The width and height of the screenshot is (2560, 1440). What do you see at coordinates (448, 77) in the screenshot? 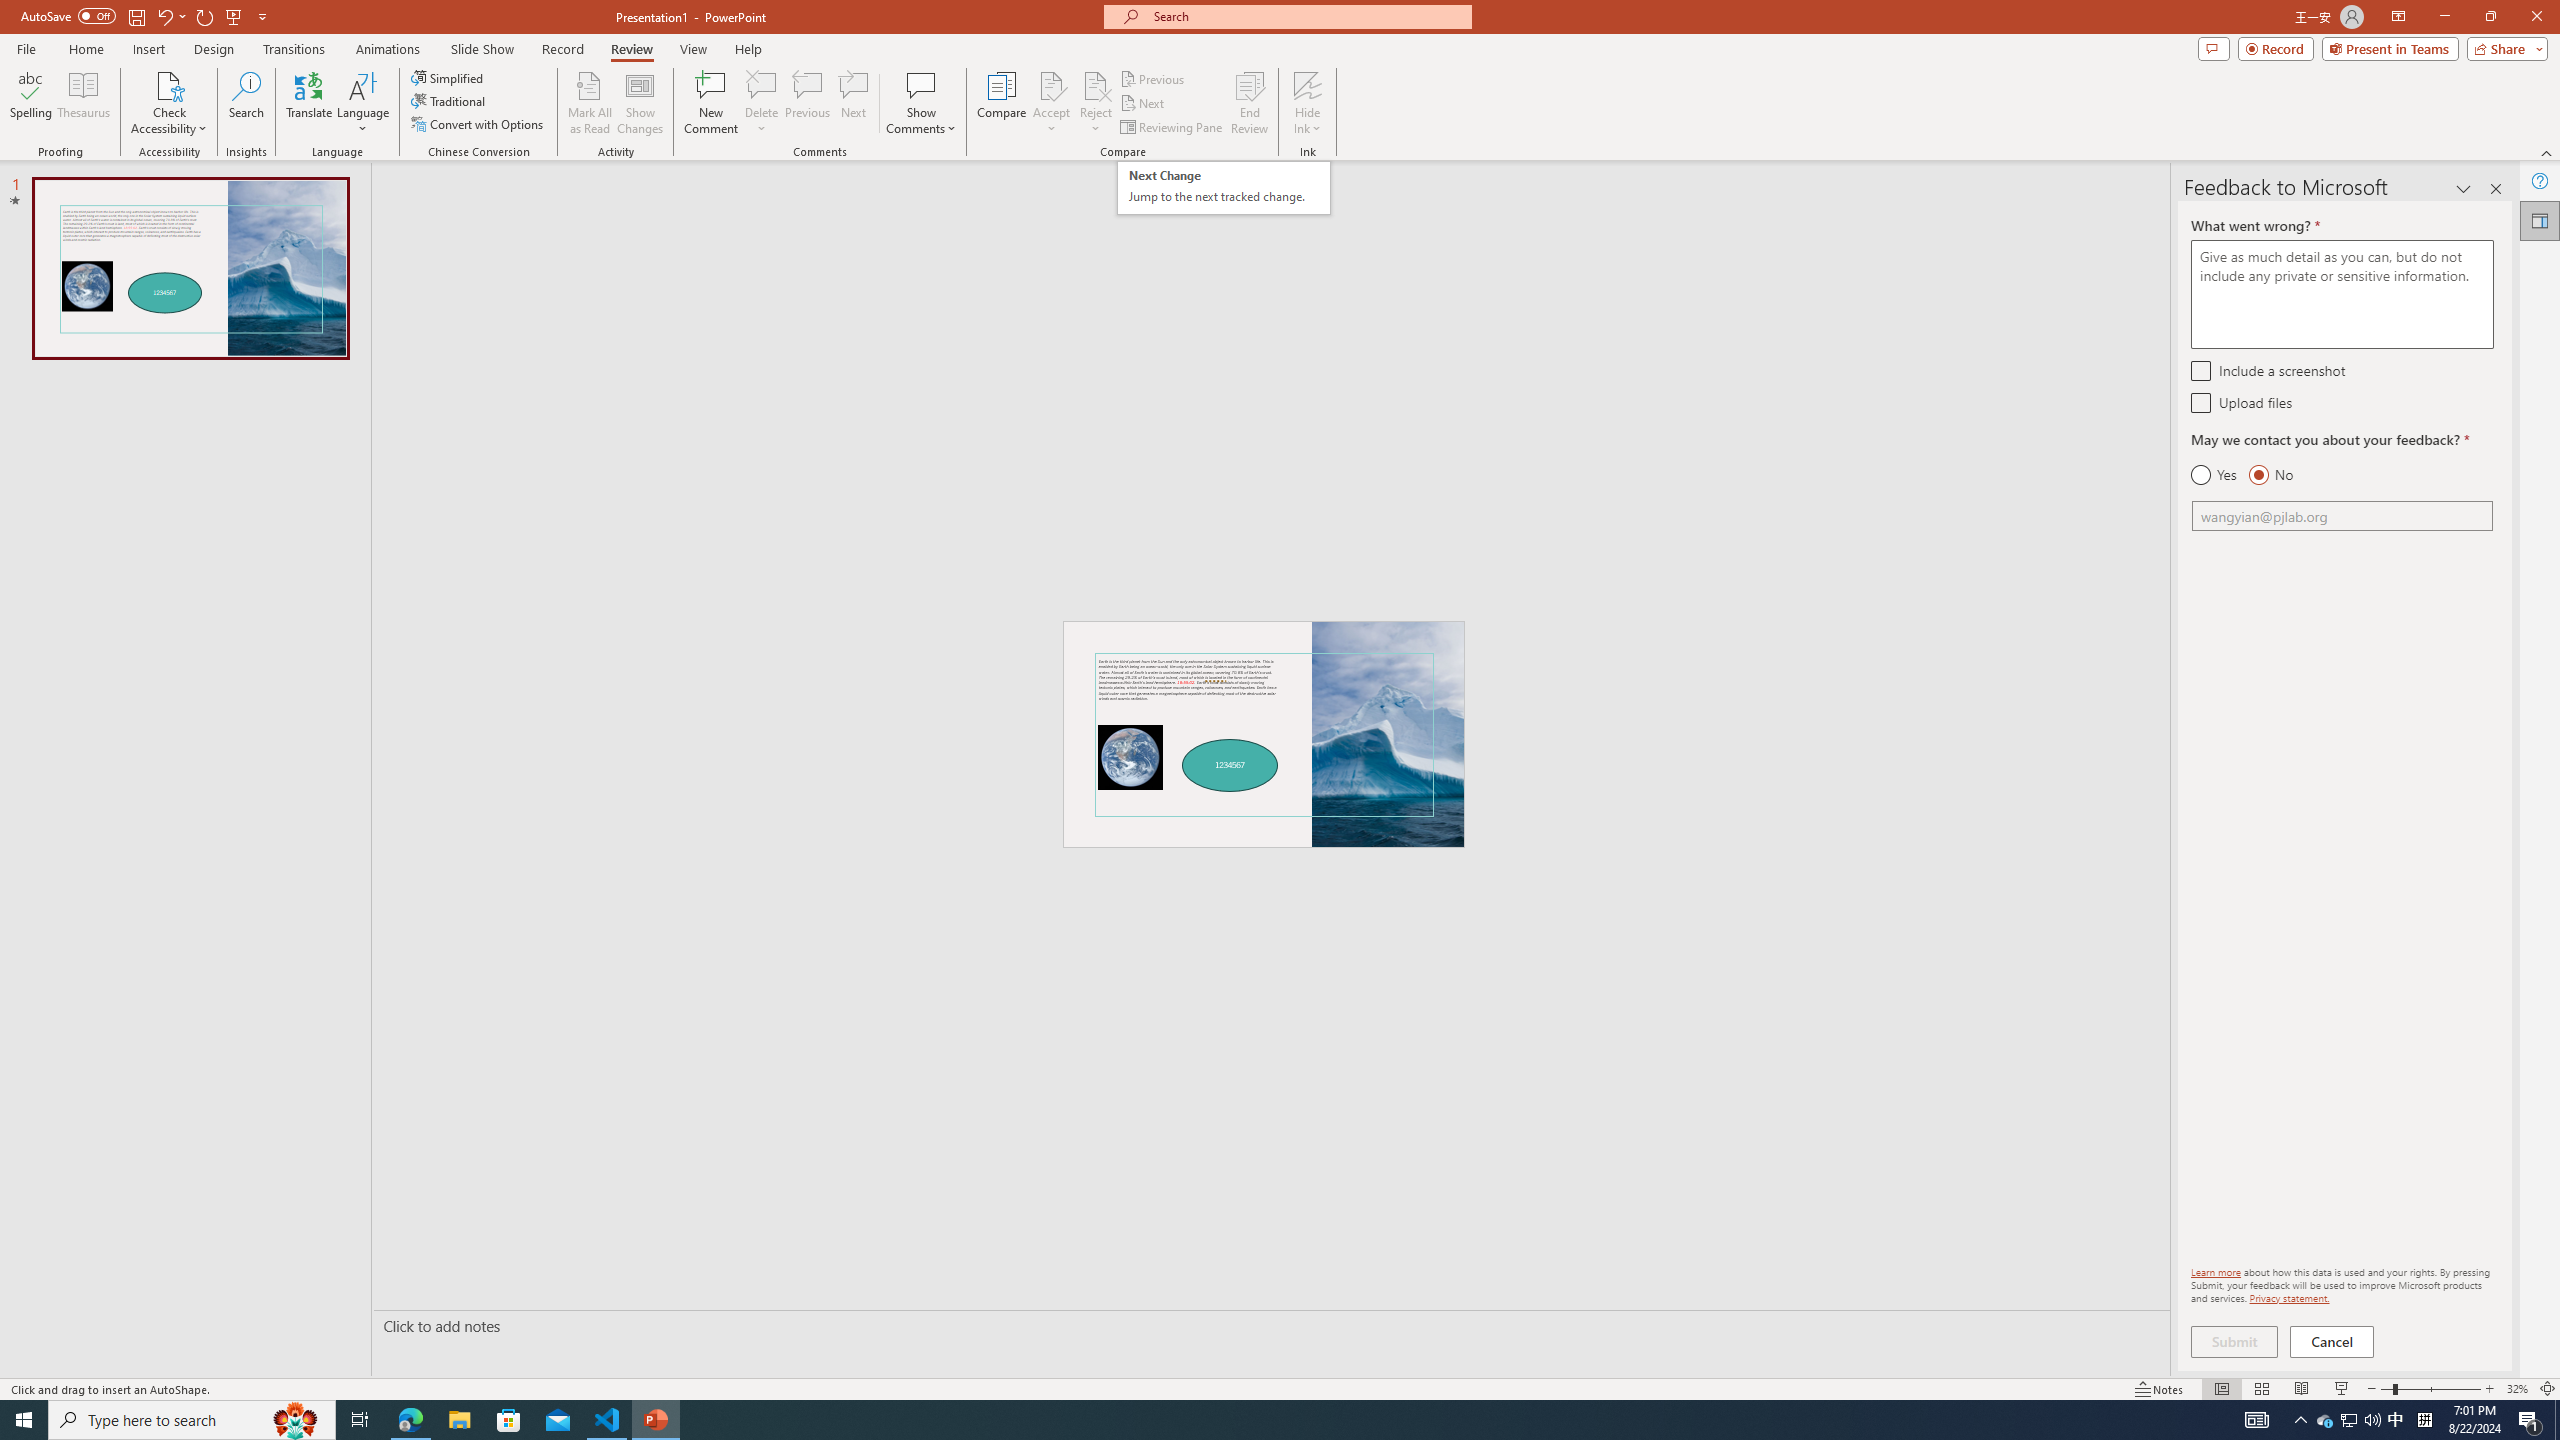
I see `'Simplified'` at bounding box center [448, 77].